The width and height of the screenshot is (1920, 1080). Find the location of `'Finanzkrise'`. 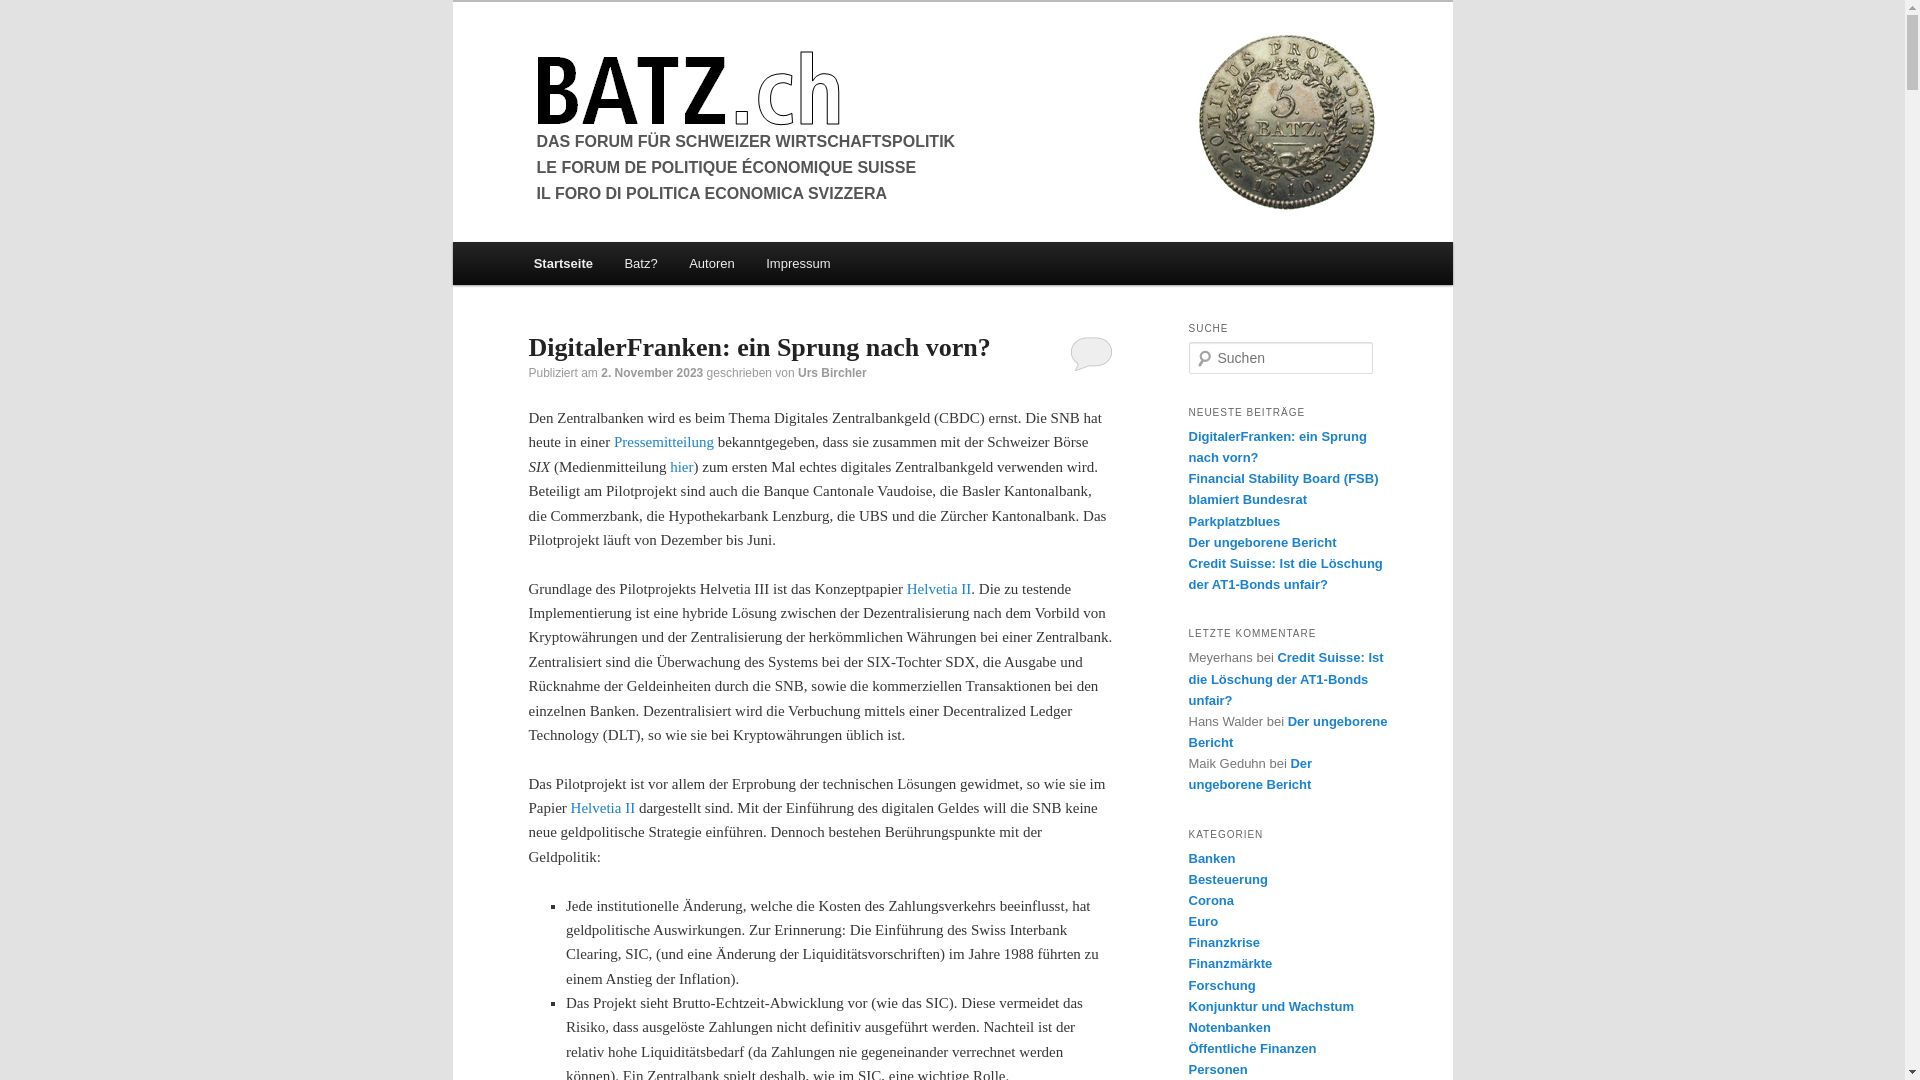

'Finanzkrise' is located at coordinates (1223, 942).